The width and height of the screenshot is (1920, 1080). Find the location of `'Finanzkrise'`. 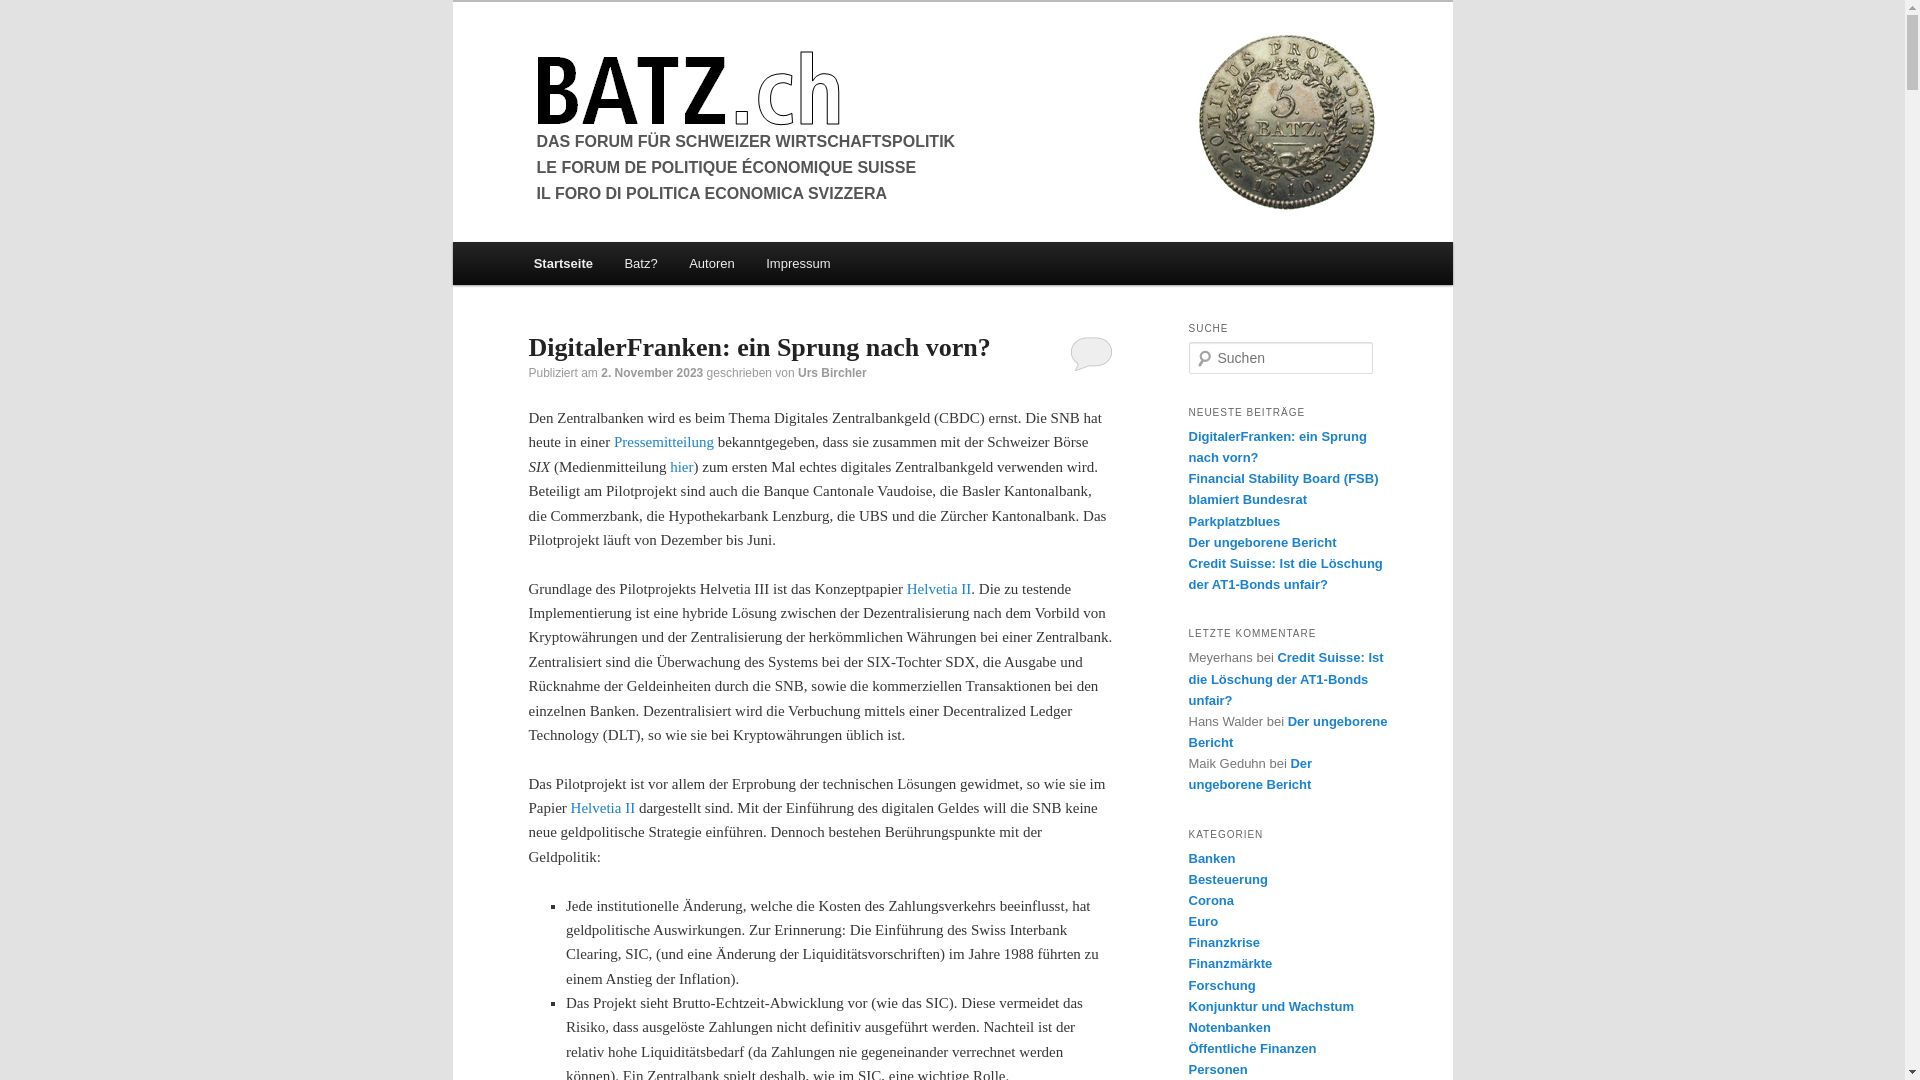

'Finanzkrise' is located at coordinates (1223, 942).